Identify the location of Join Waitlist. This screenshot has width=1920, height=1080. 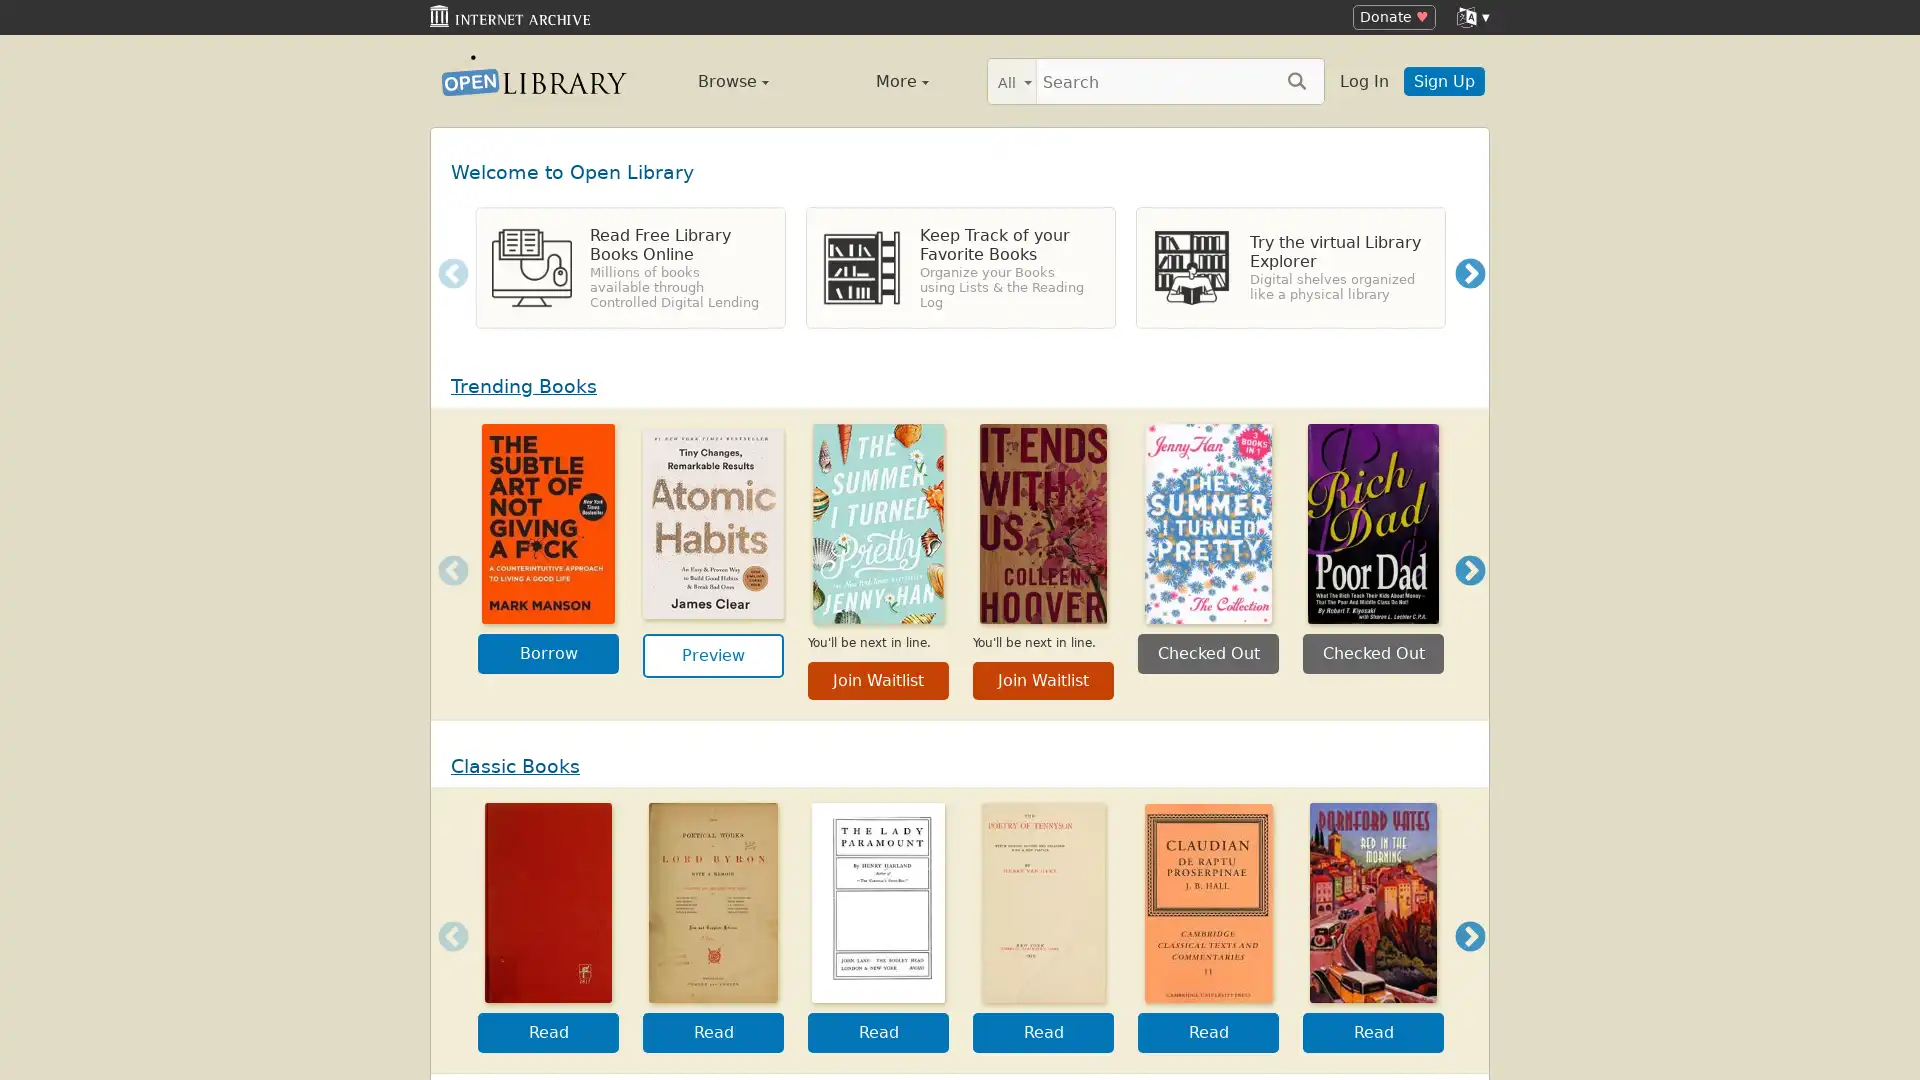
(878, 680).